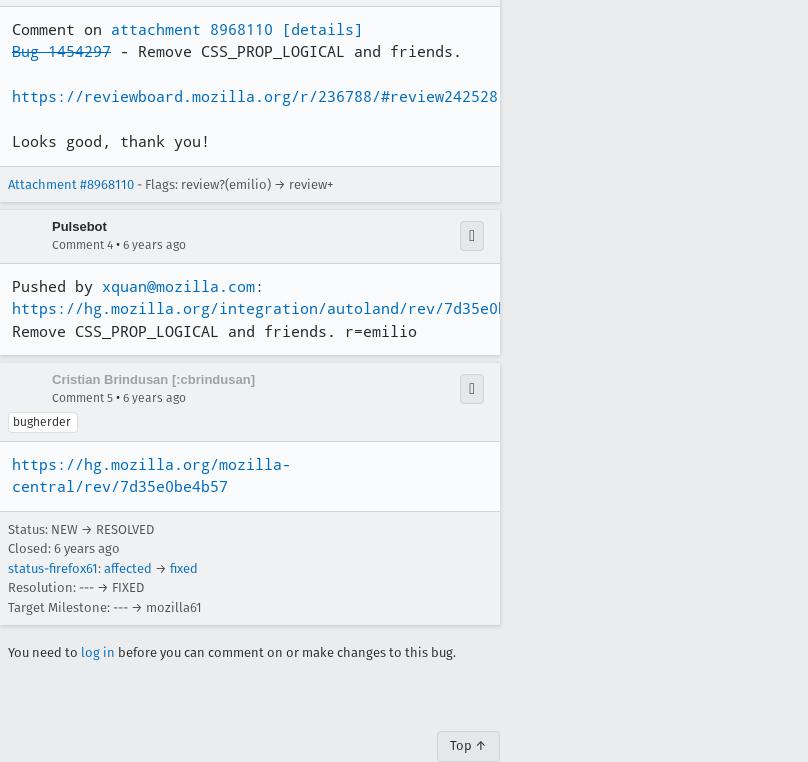 This screenshot has height=762, width=808. Describe the element at coordinates (31, 547) in the screenshot. I see `'Closed:'` at that location.